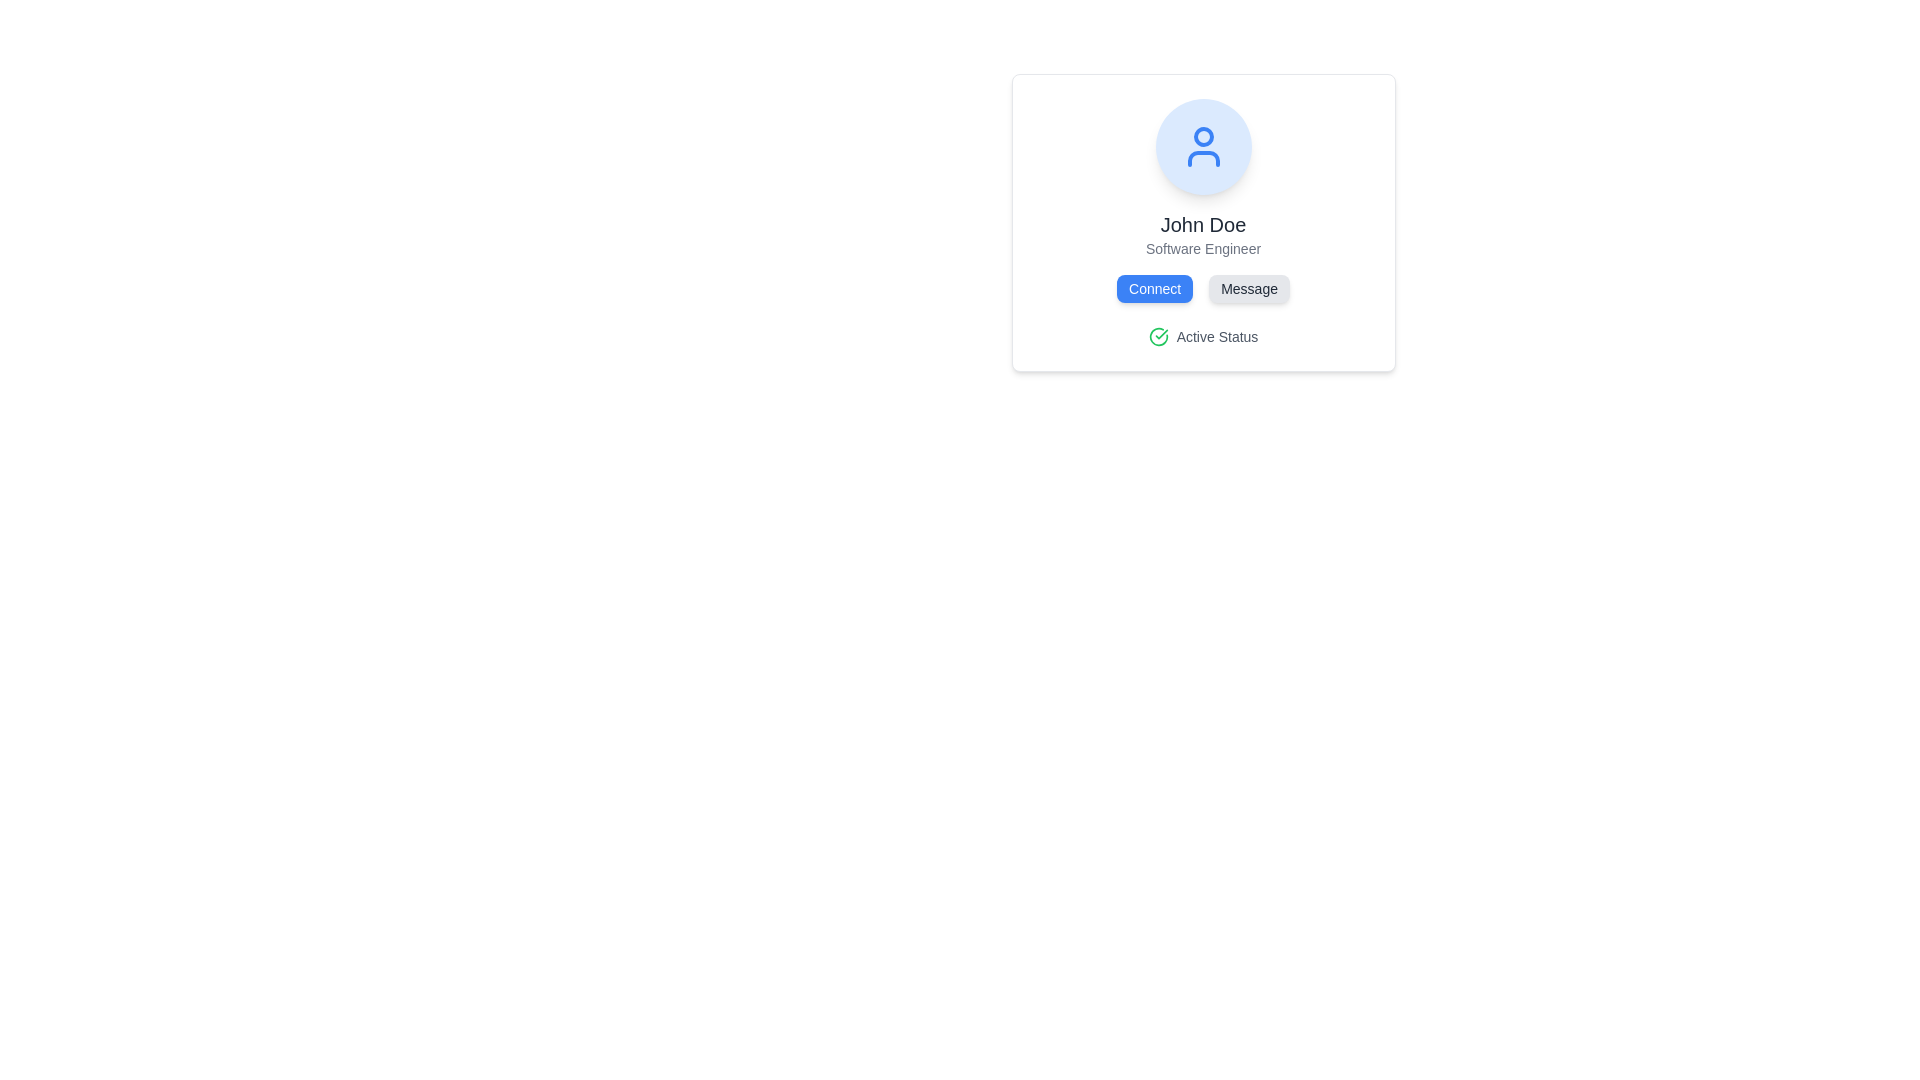 This screenshot has width=1920, height=1080. I want to click on the 'Connect' button located directly under the user's name 'John Doe' to initiate a connection action, so click(1155, 289).